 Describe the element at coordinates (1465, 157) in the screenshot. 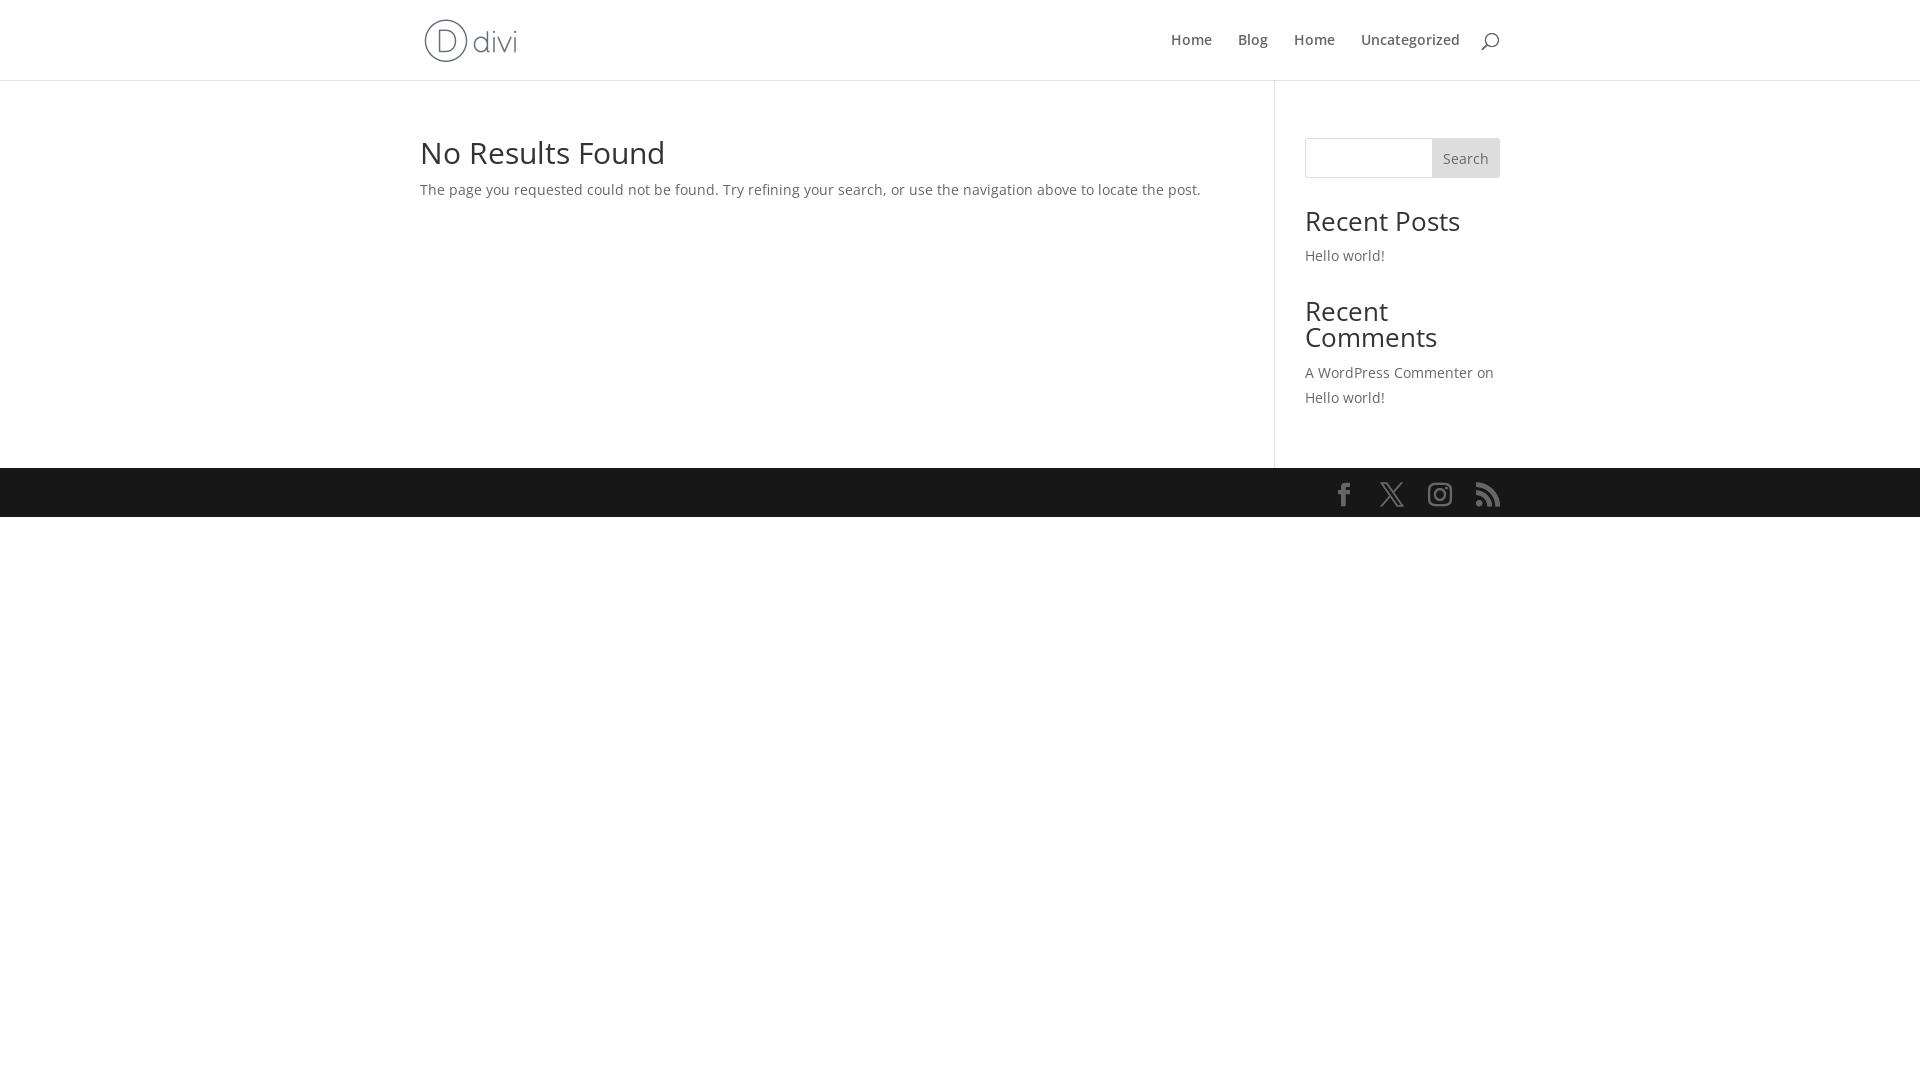

I see `'Search'` at that location.